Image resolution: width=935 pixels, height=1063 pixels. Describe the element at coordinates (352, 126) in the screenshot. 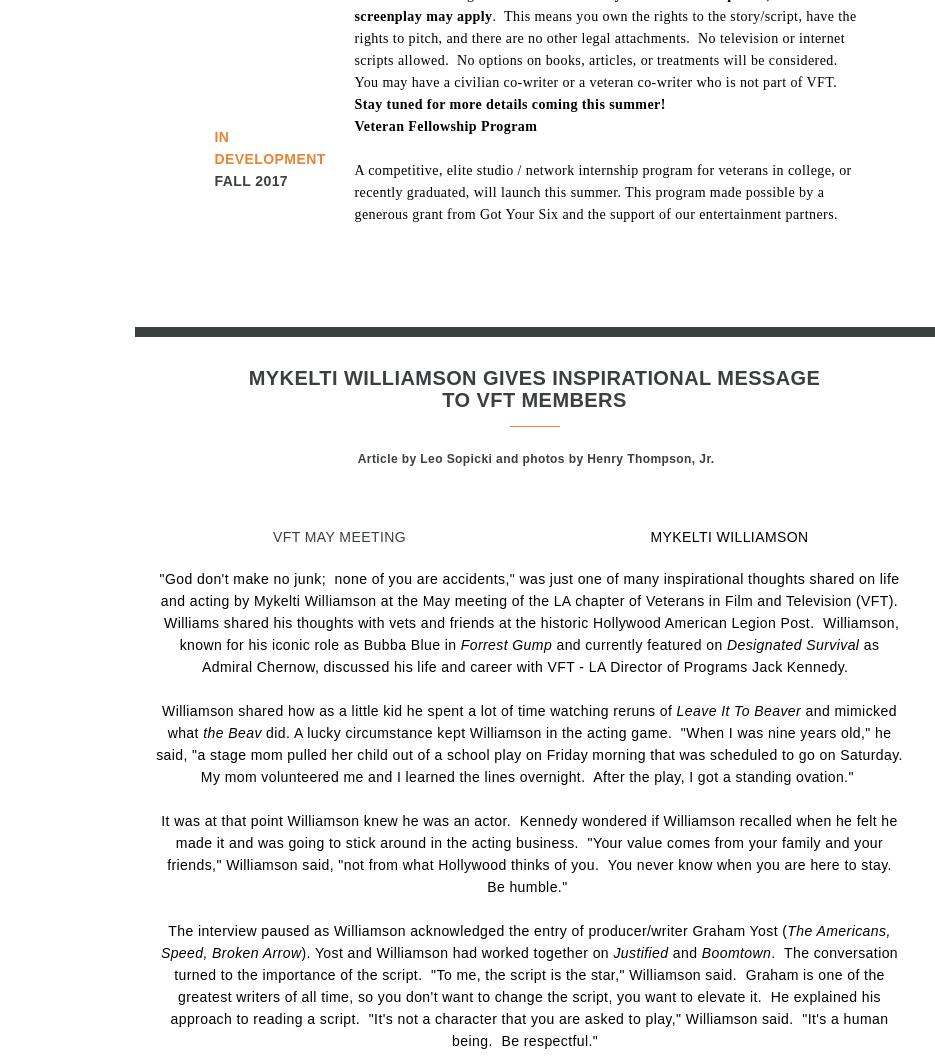

I see `'Veteran Fellowship Program'` at that location.